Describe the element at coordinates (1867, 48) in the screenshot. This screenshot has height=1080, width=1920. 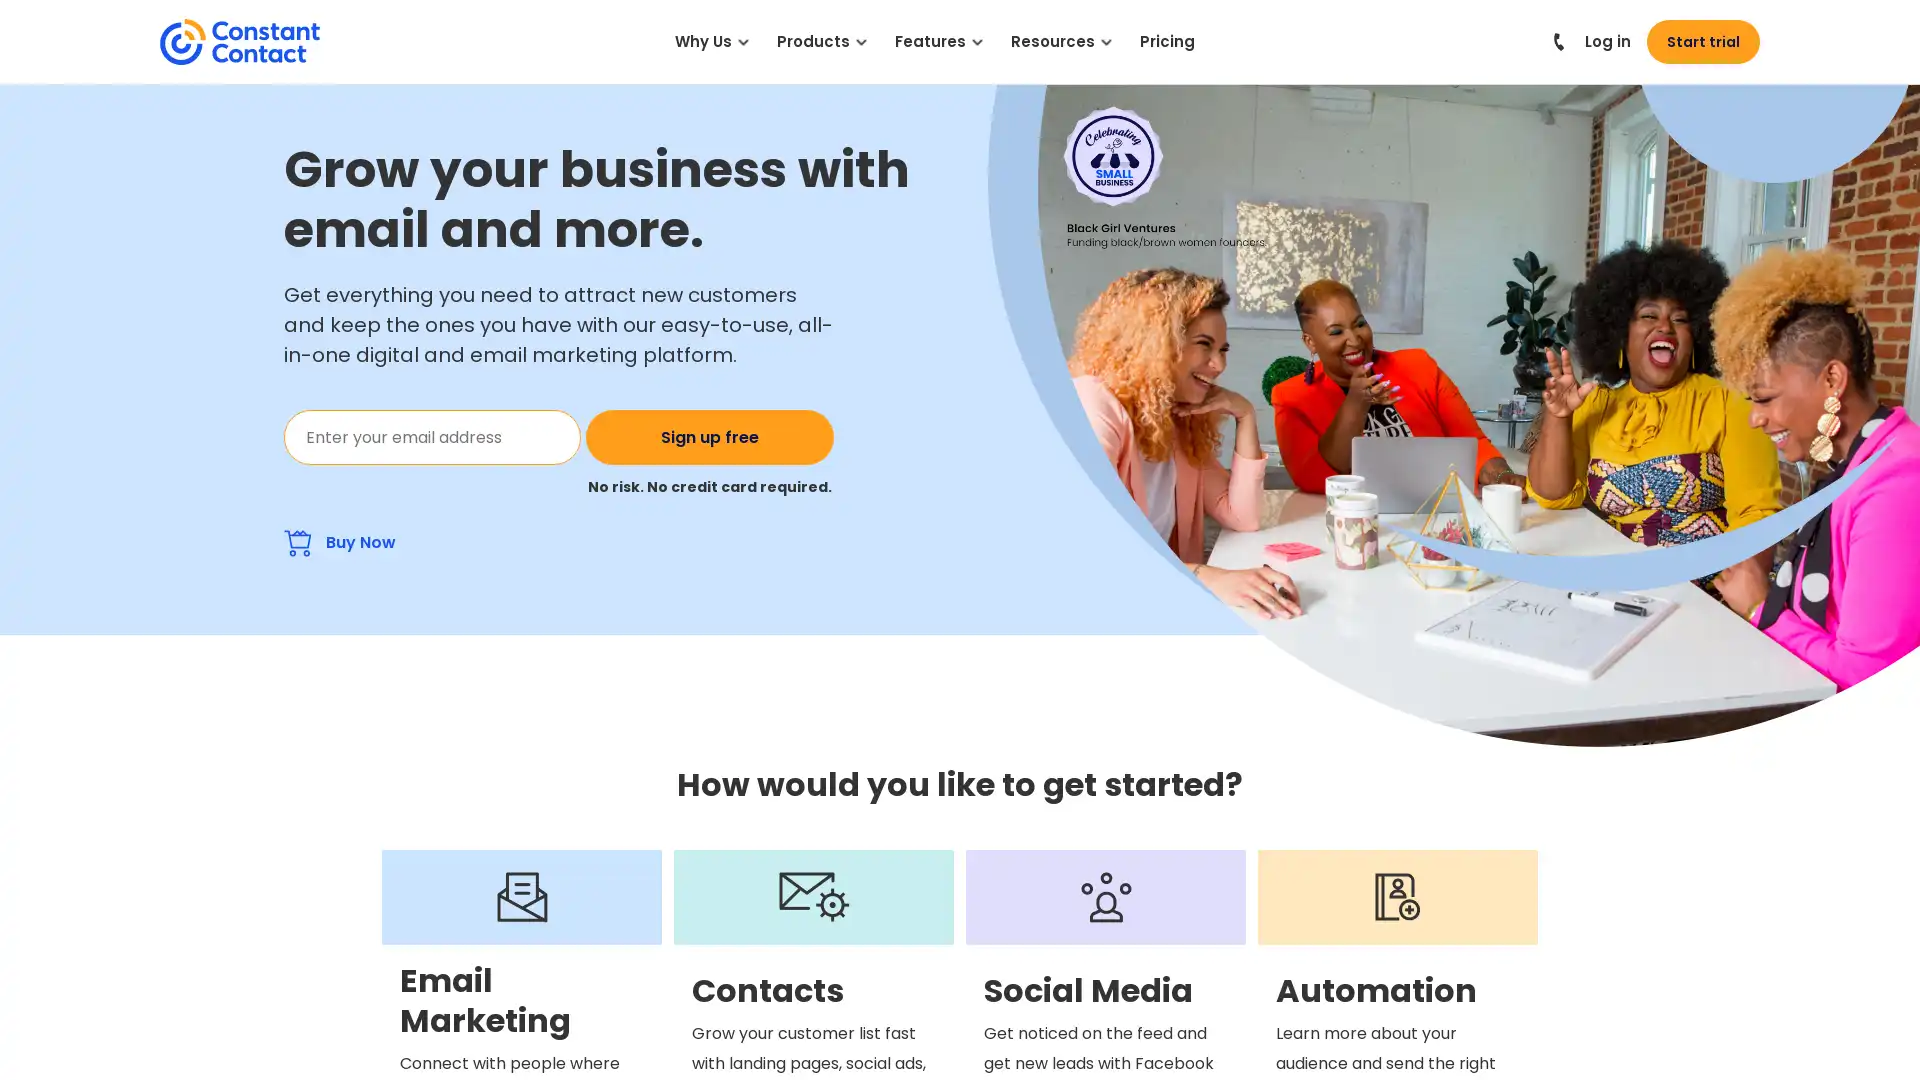
I see `Close overlay` at that location.